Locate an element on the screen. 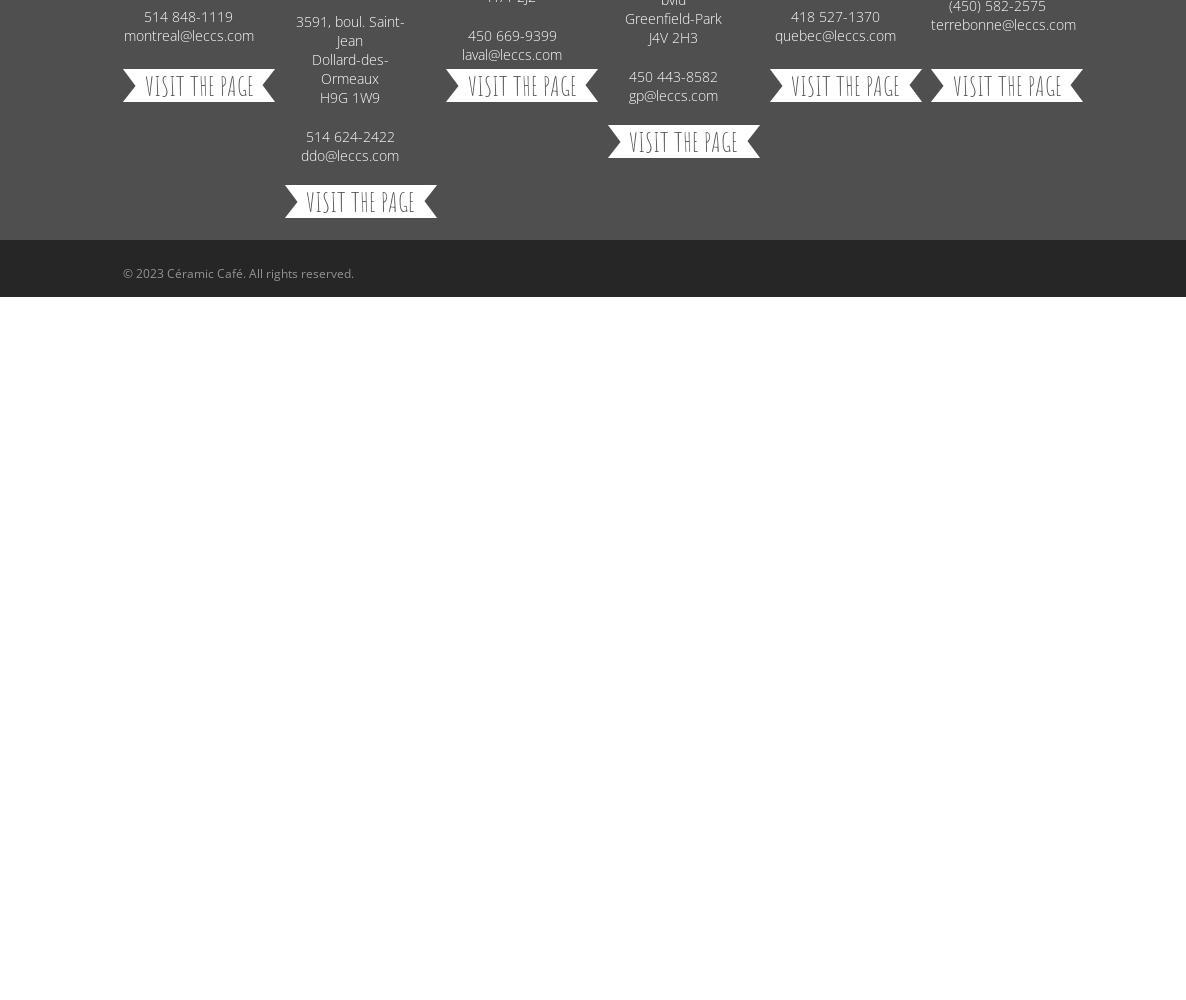  '450 443-8582' is located at coordinates (673, 74).